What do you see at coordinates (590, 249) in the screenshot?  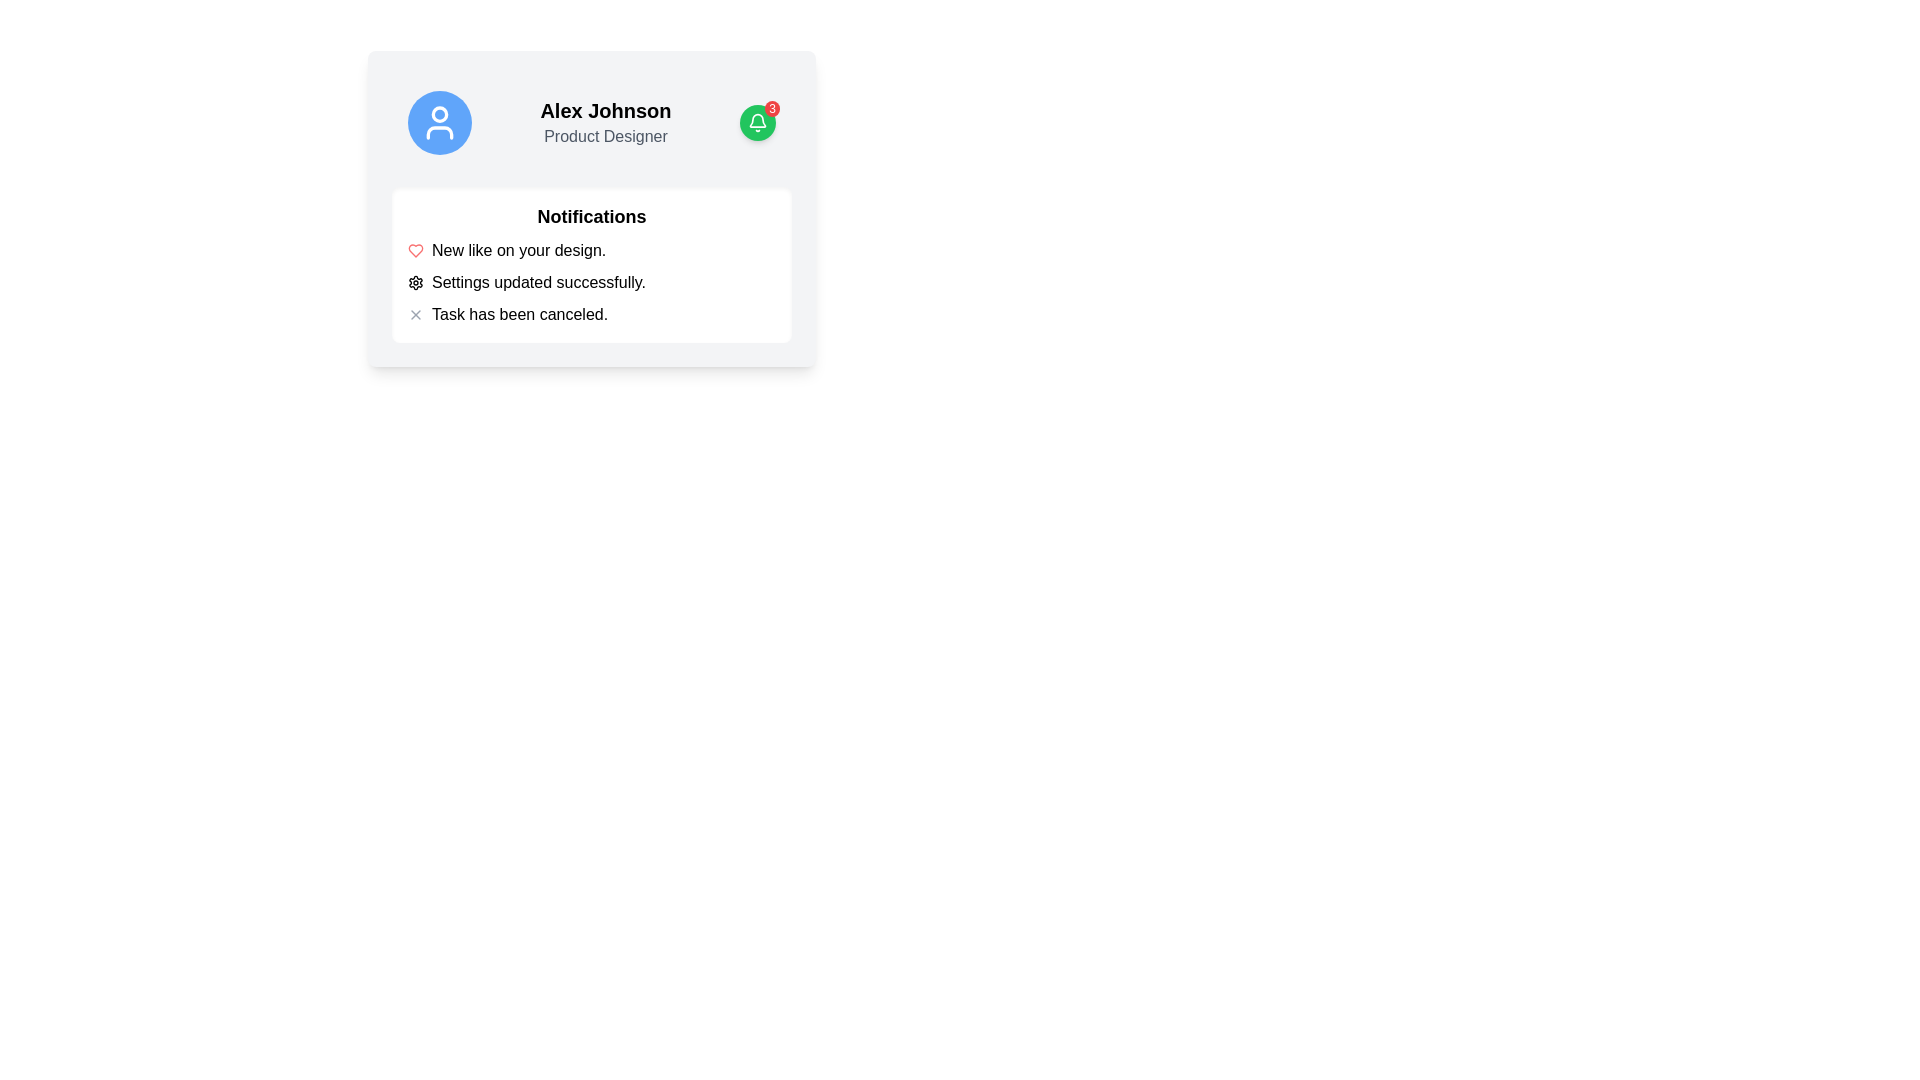 I see `the first notification in the Notifications section which indicates a new like action on the user's design` at bounding box center [590, 249].